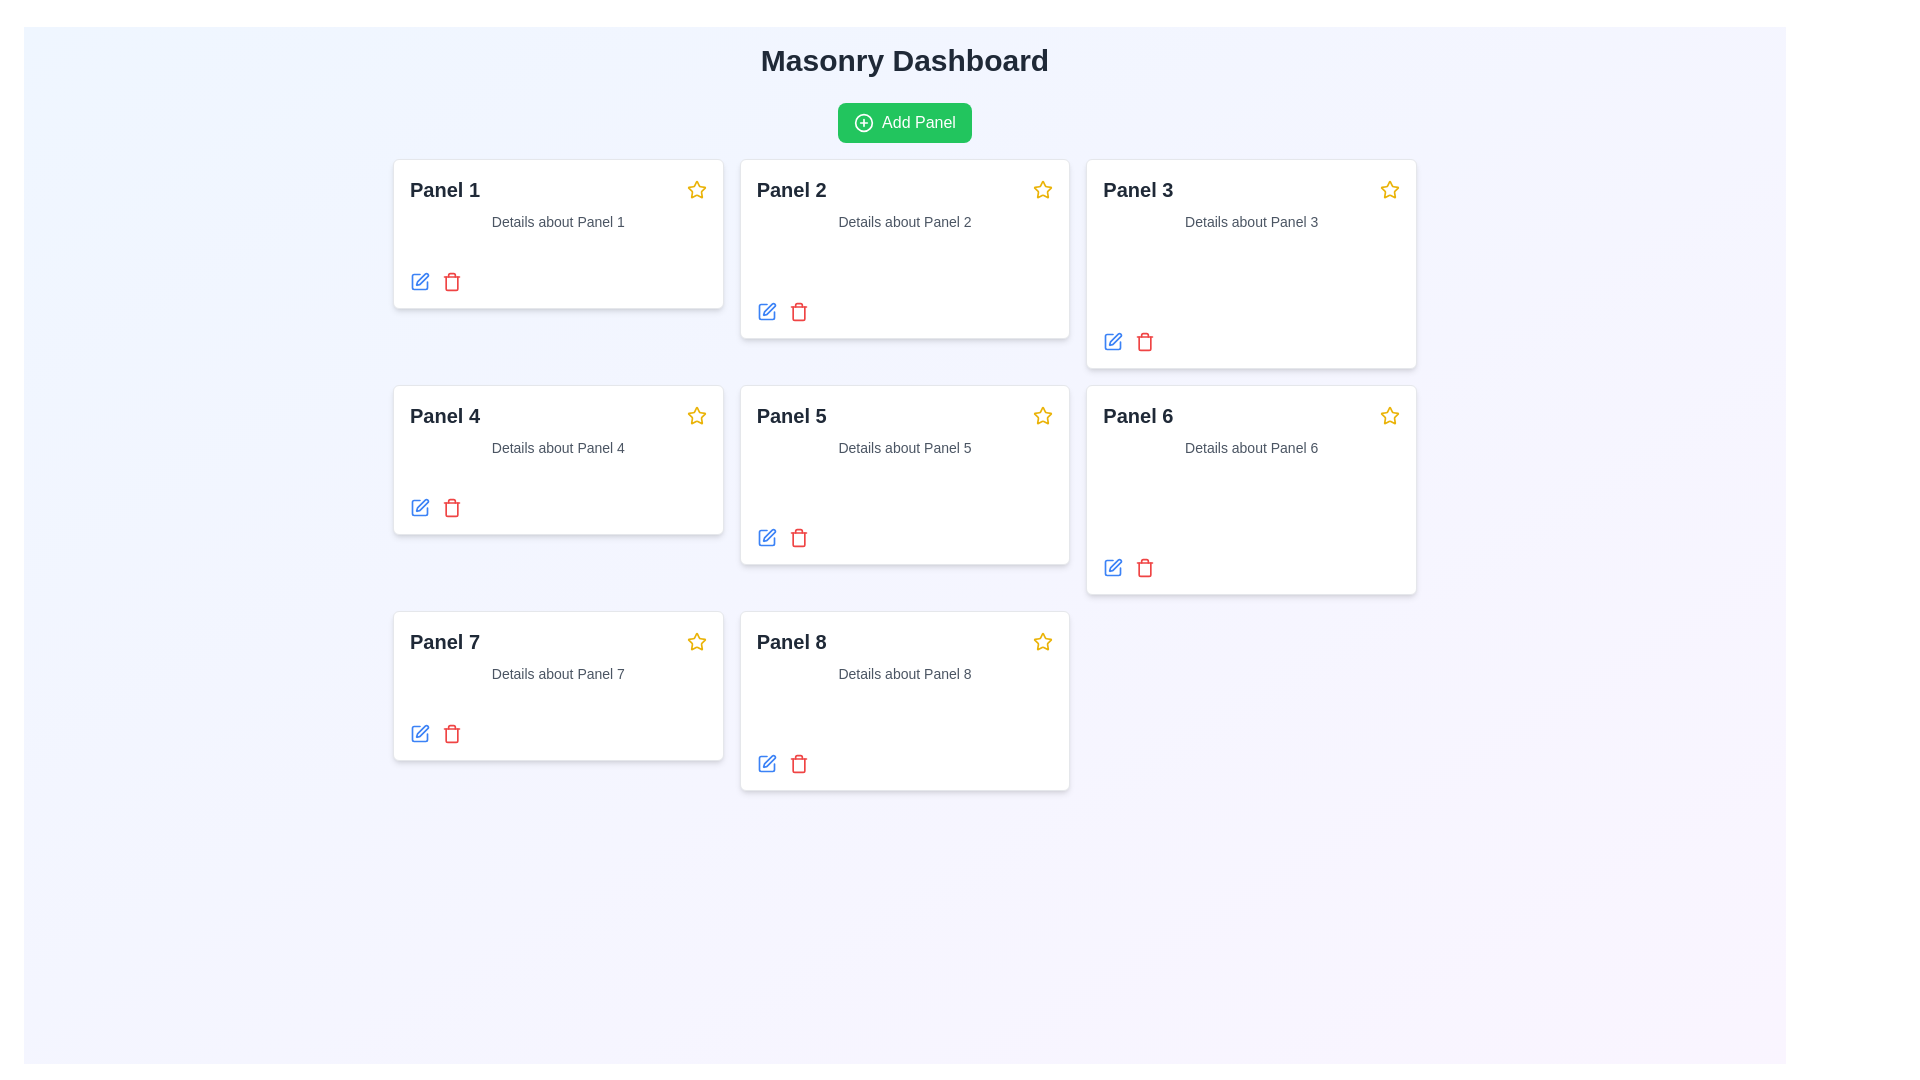 This screenshot has width=1920, height=1080. What do you see at coordinates (419, 281) in the screenshot?
I see `the edit icon located at the bottom-left corner of Panel 1` at bounding box center [419, 281].